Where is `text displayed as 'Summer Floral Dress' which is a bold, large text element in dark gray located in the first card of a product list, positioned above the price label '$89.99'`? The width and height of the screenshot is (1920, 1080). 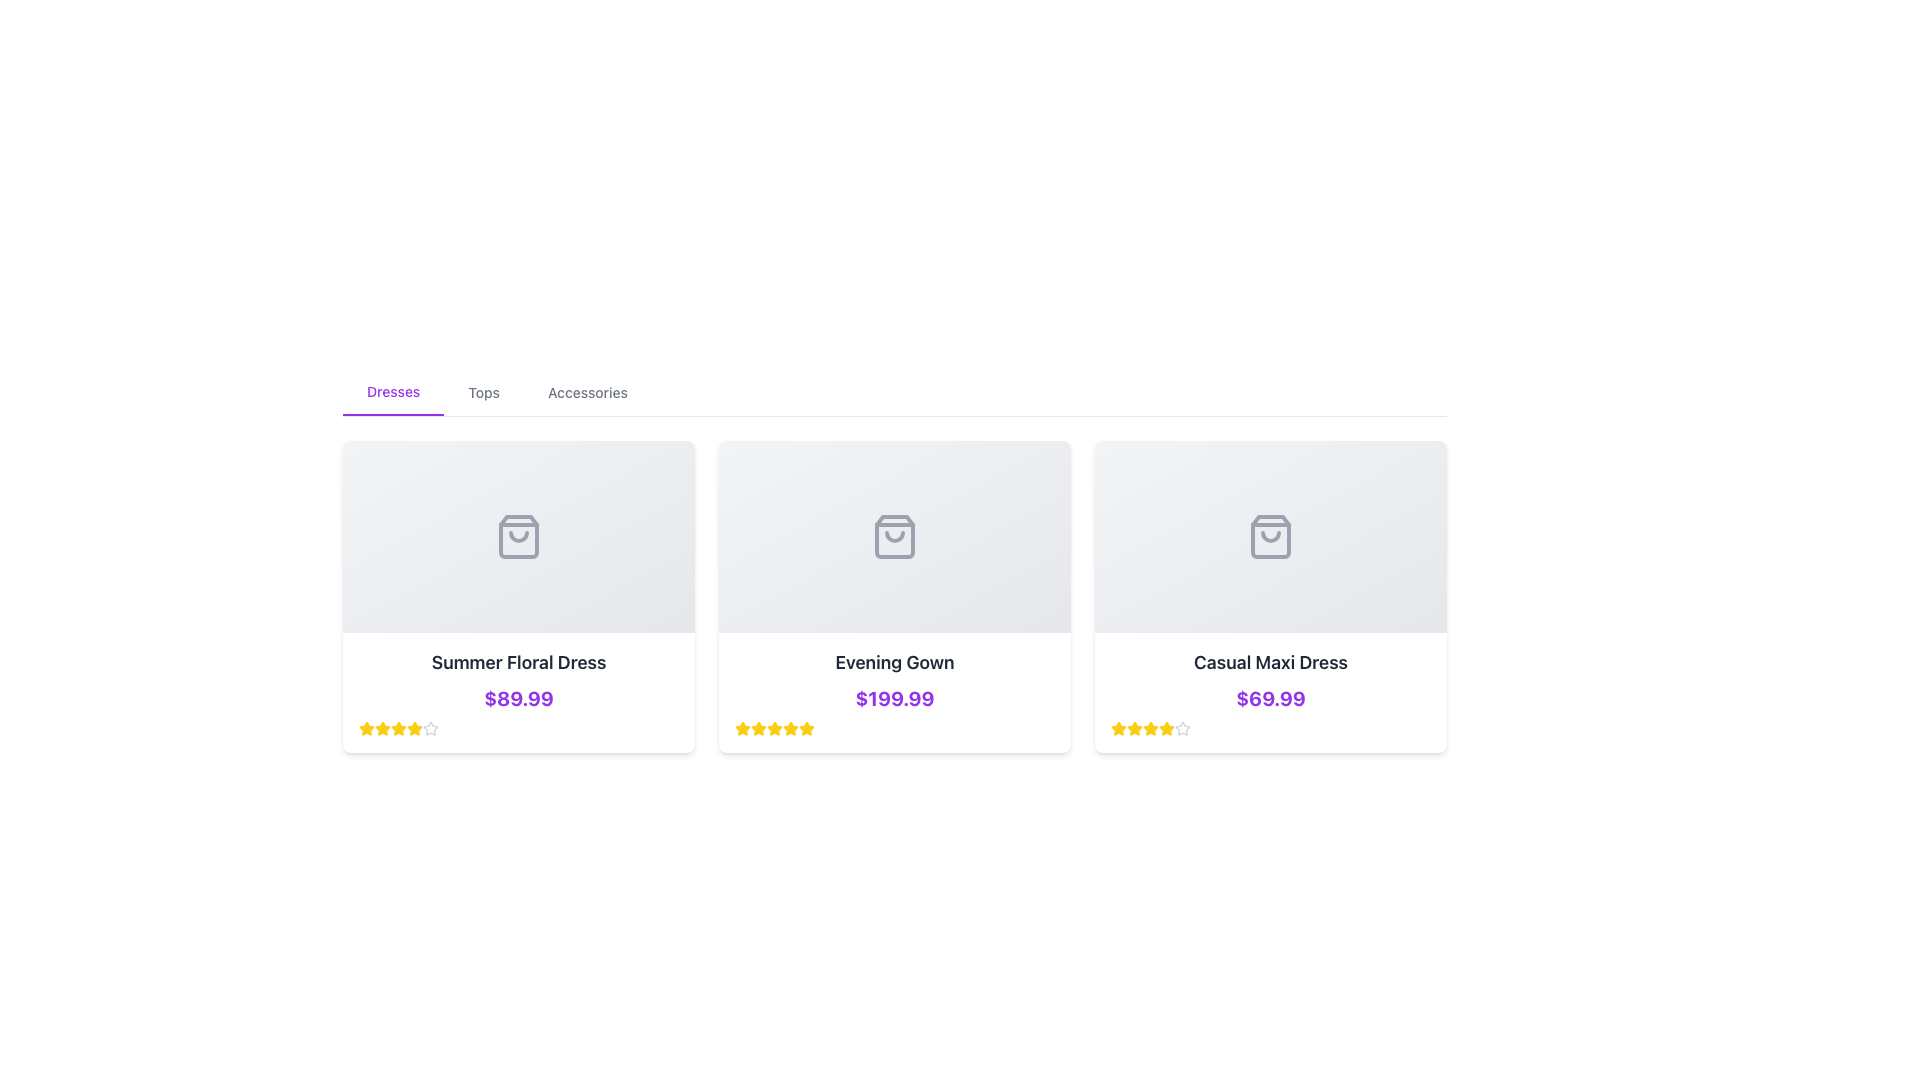 text displayed as 'Summer Floral Dress' which is a bold, large text element in dark gray located in the first card of a product list, positioned above the price label '$89.99' is located at coordinates (518, 663).